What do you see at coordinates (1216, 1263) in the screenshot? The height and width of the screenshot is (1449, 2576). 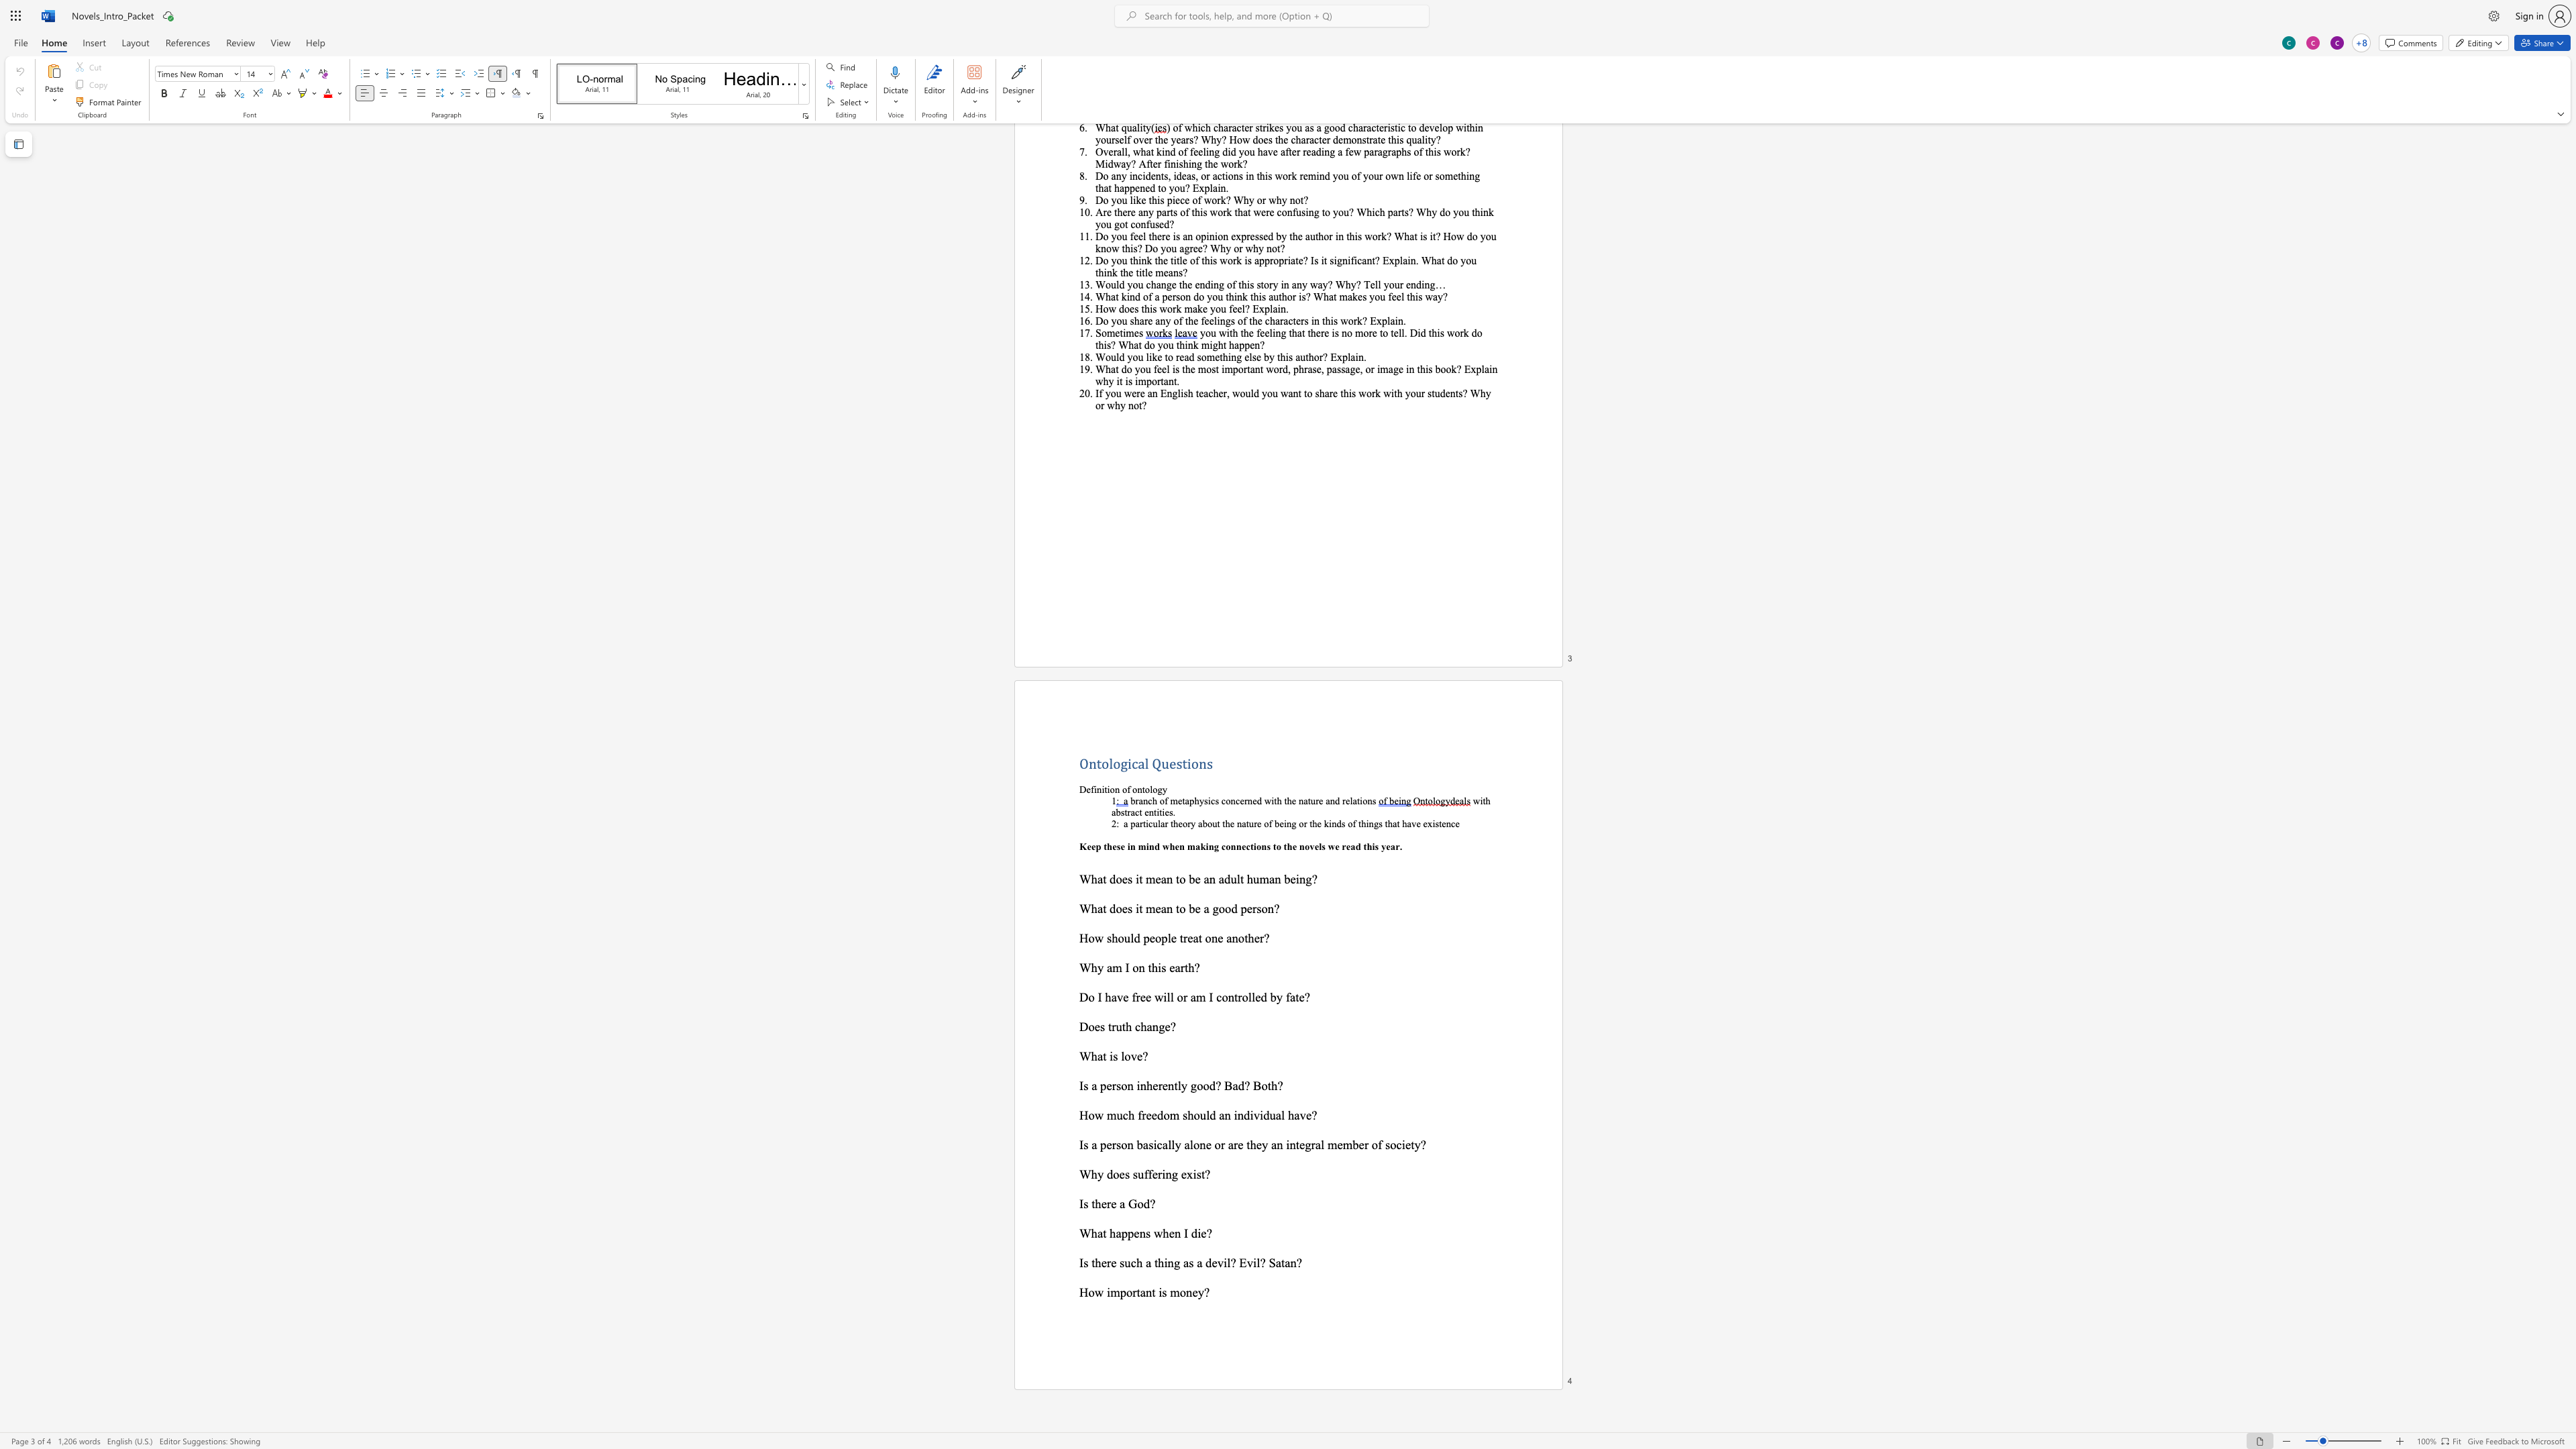 I see `the space between the continuous character "e" and "v" in the text` at bounding box center [1216, 1263].